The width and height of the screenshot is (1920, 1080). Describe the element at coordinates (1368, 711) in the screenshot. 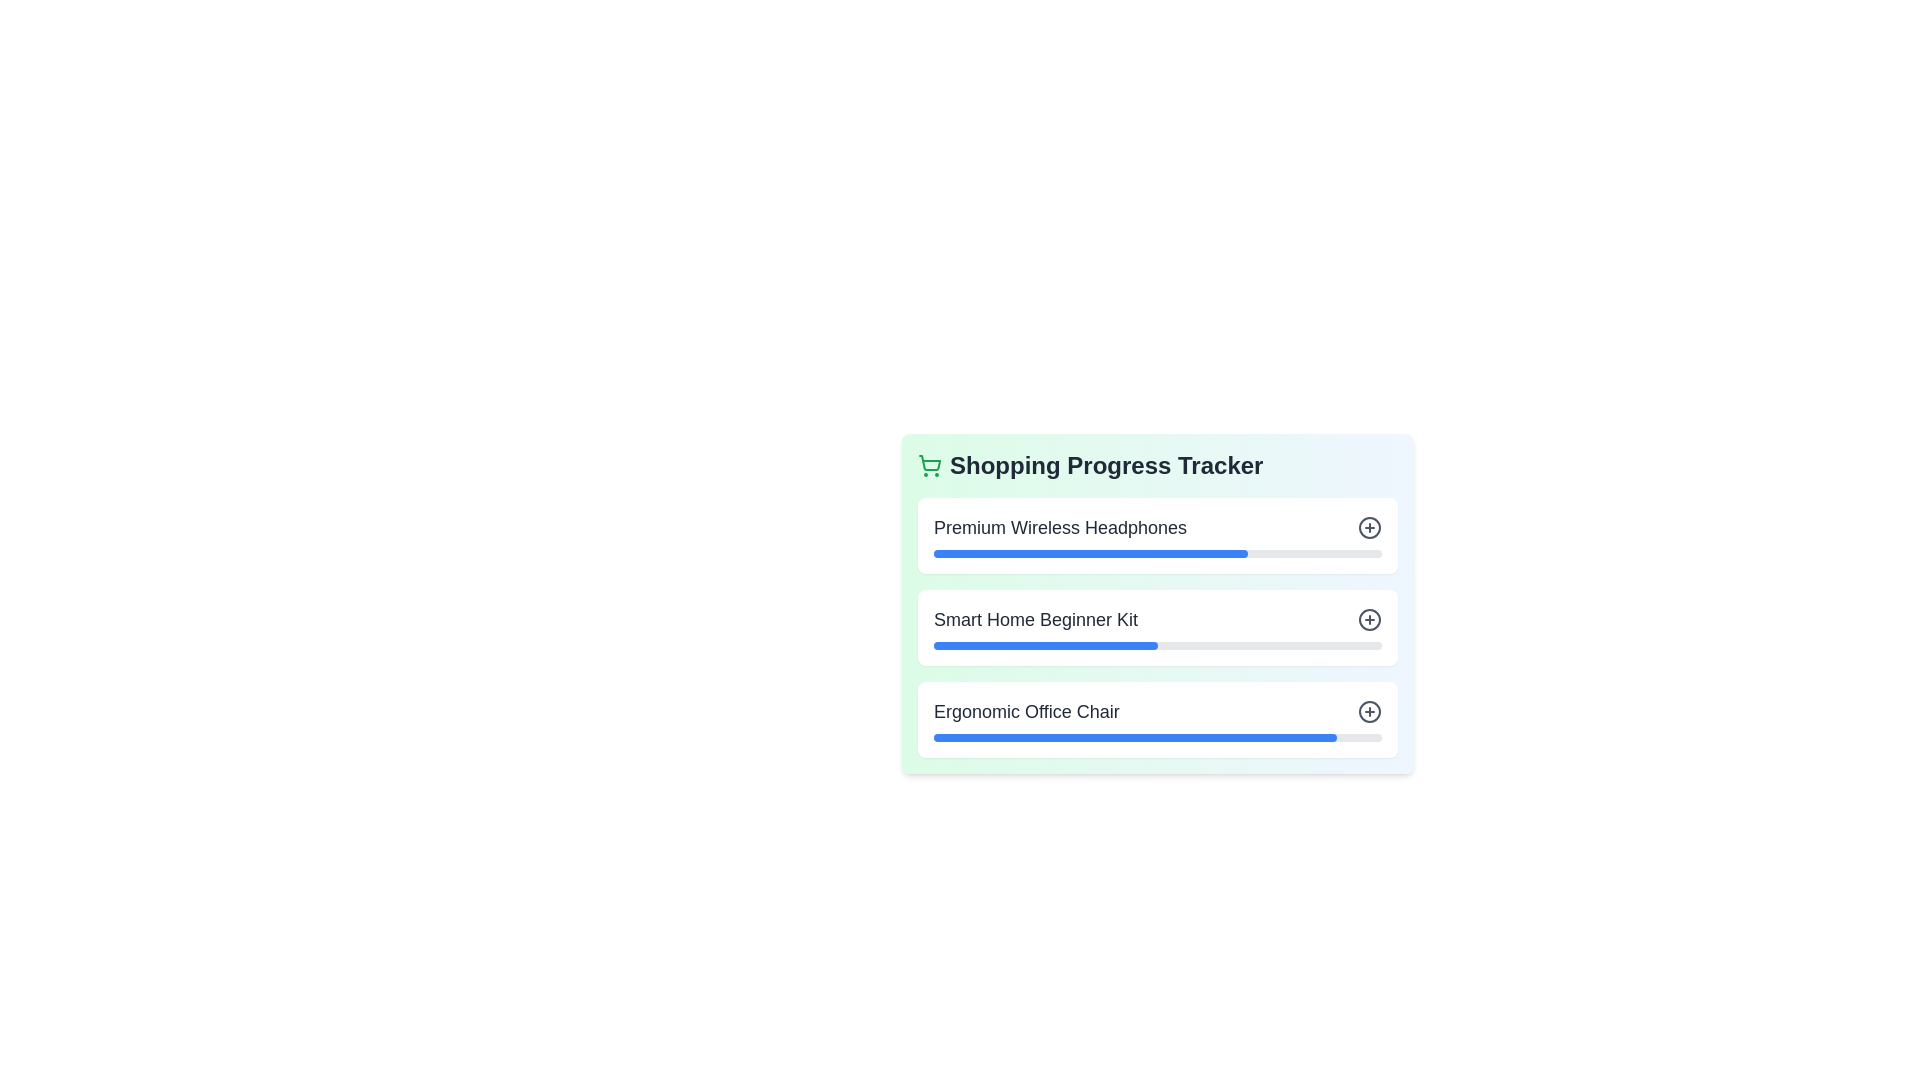

I see `the circular SVG icon that represents an addition action, located to the far right of the 'Ergonomic Office Chair' progress bar row` at that location.